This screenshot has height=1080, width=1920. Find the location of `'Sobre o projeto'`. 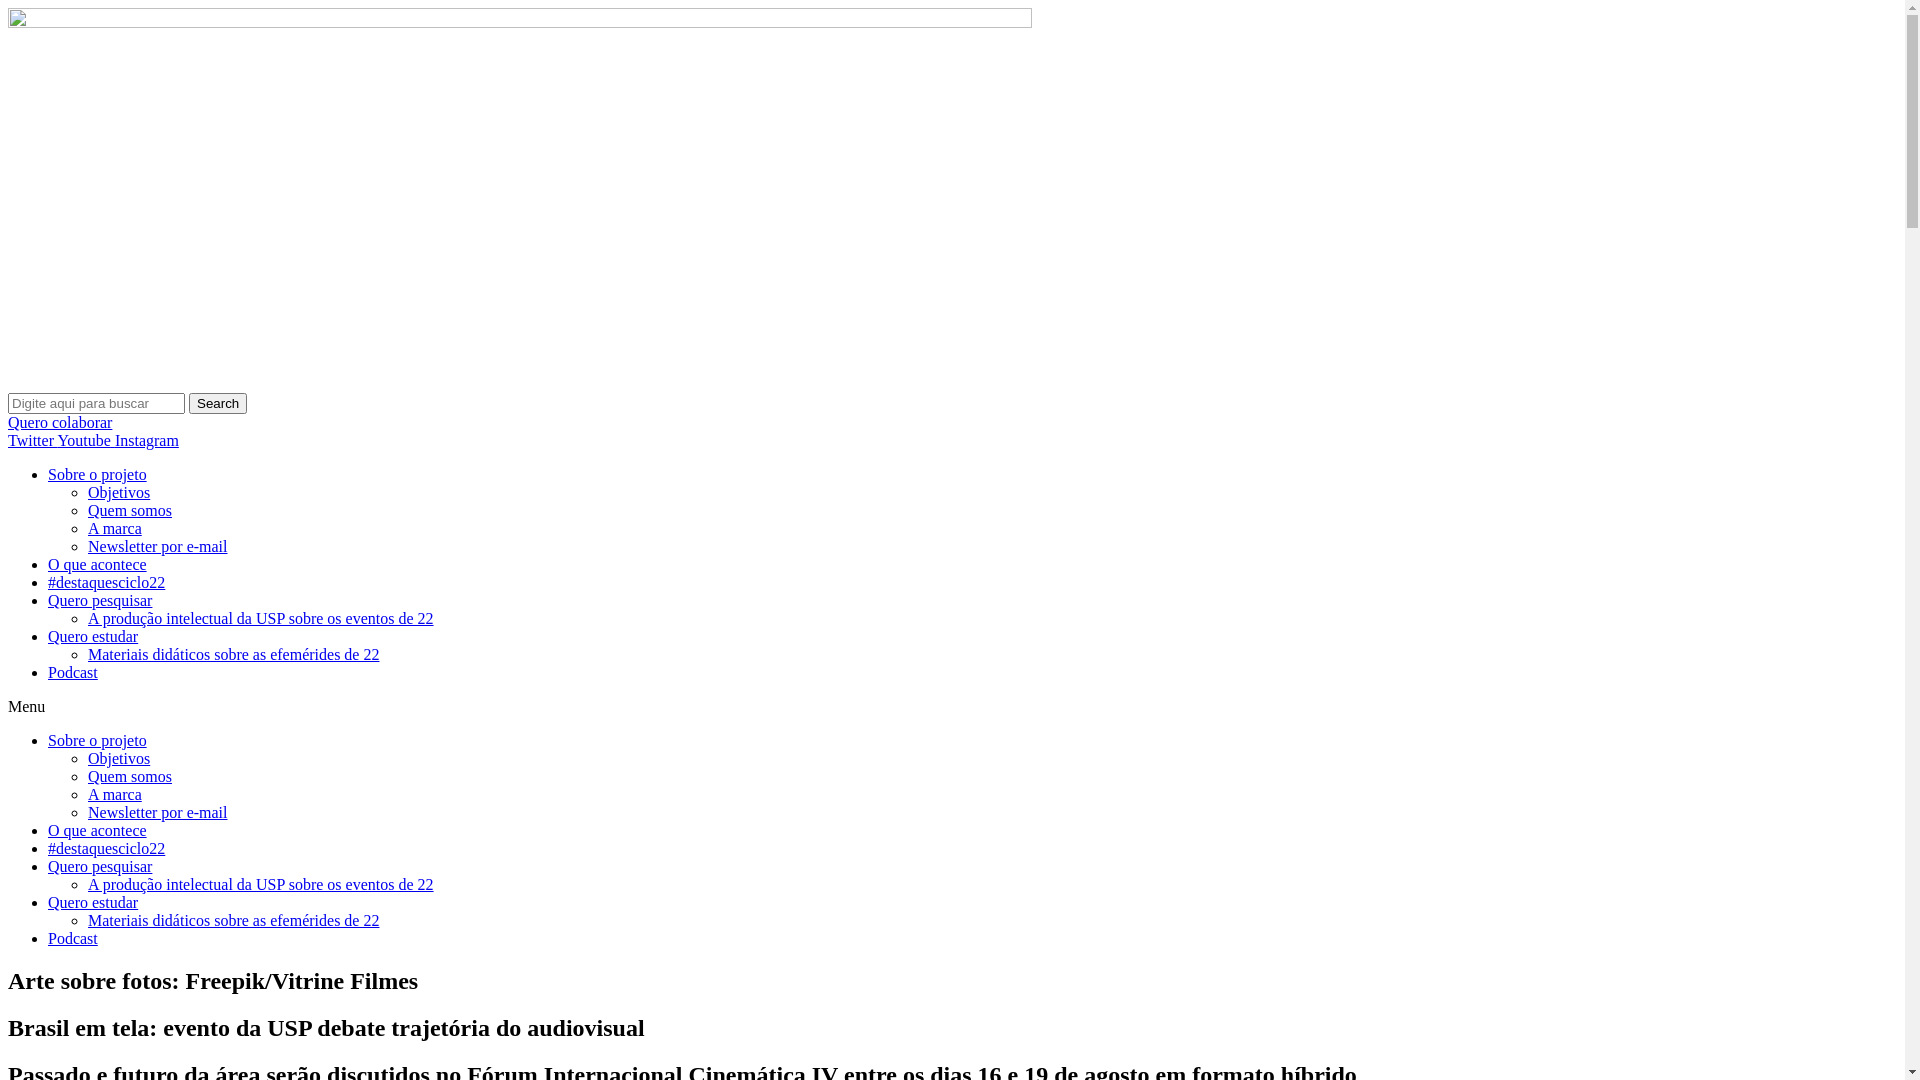

'Sobre o projeto' is located at coordinates (96, 740).